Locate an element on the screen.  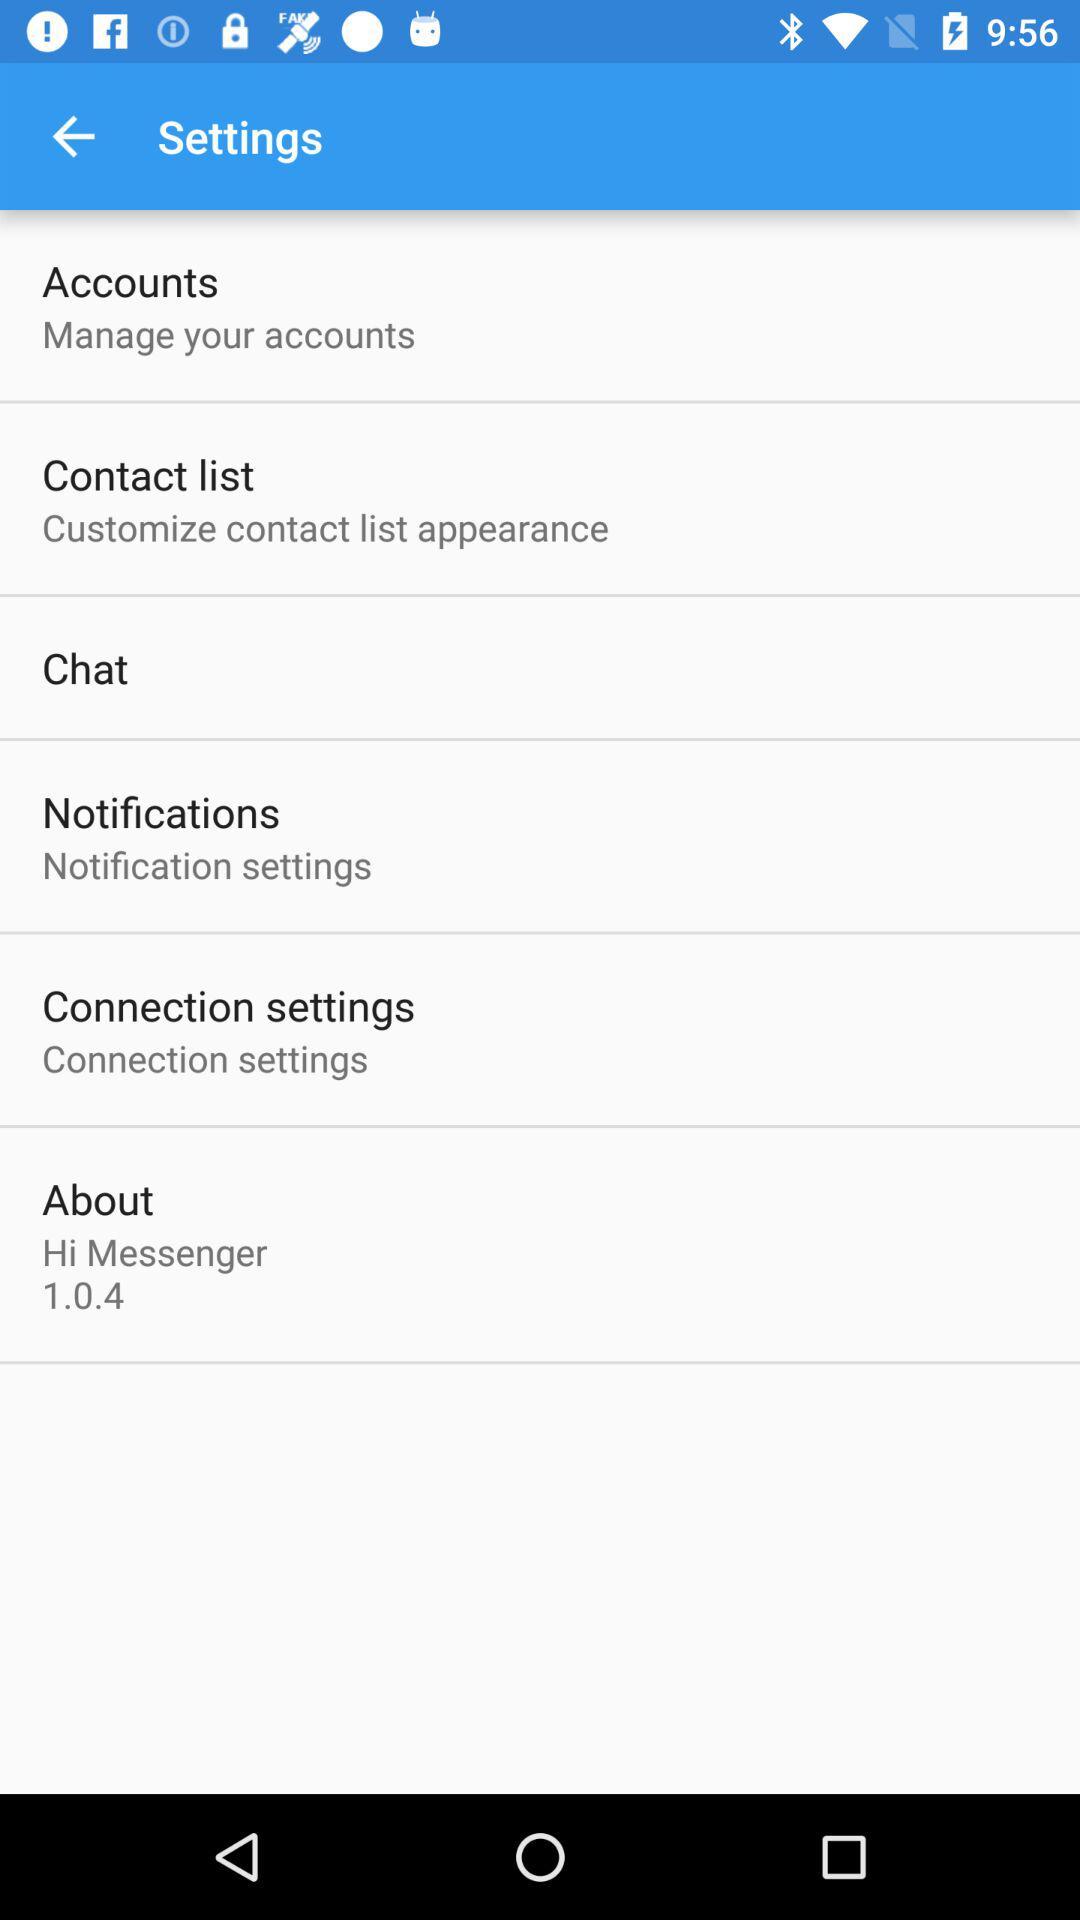
app to the left of settings item is located at coordinates (72, 135).